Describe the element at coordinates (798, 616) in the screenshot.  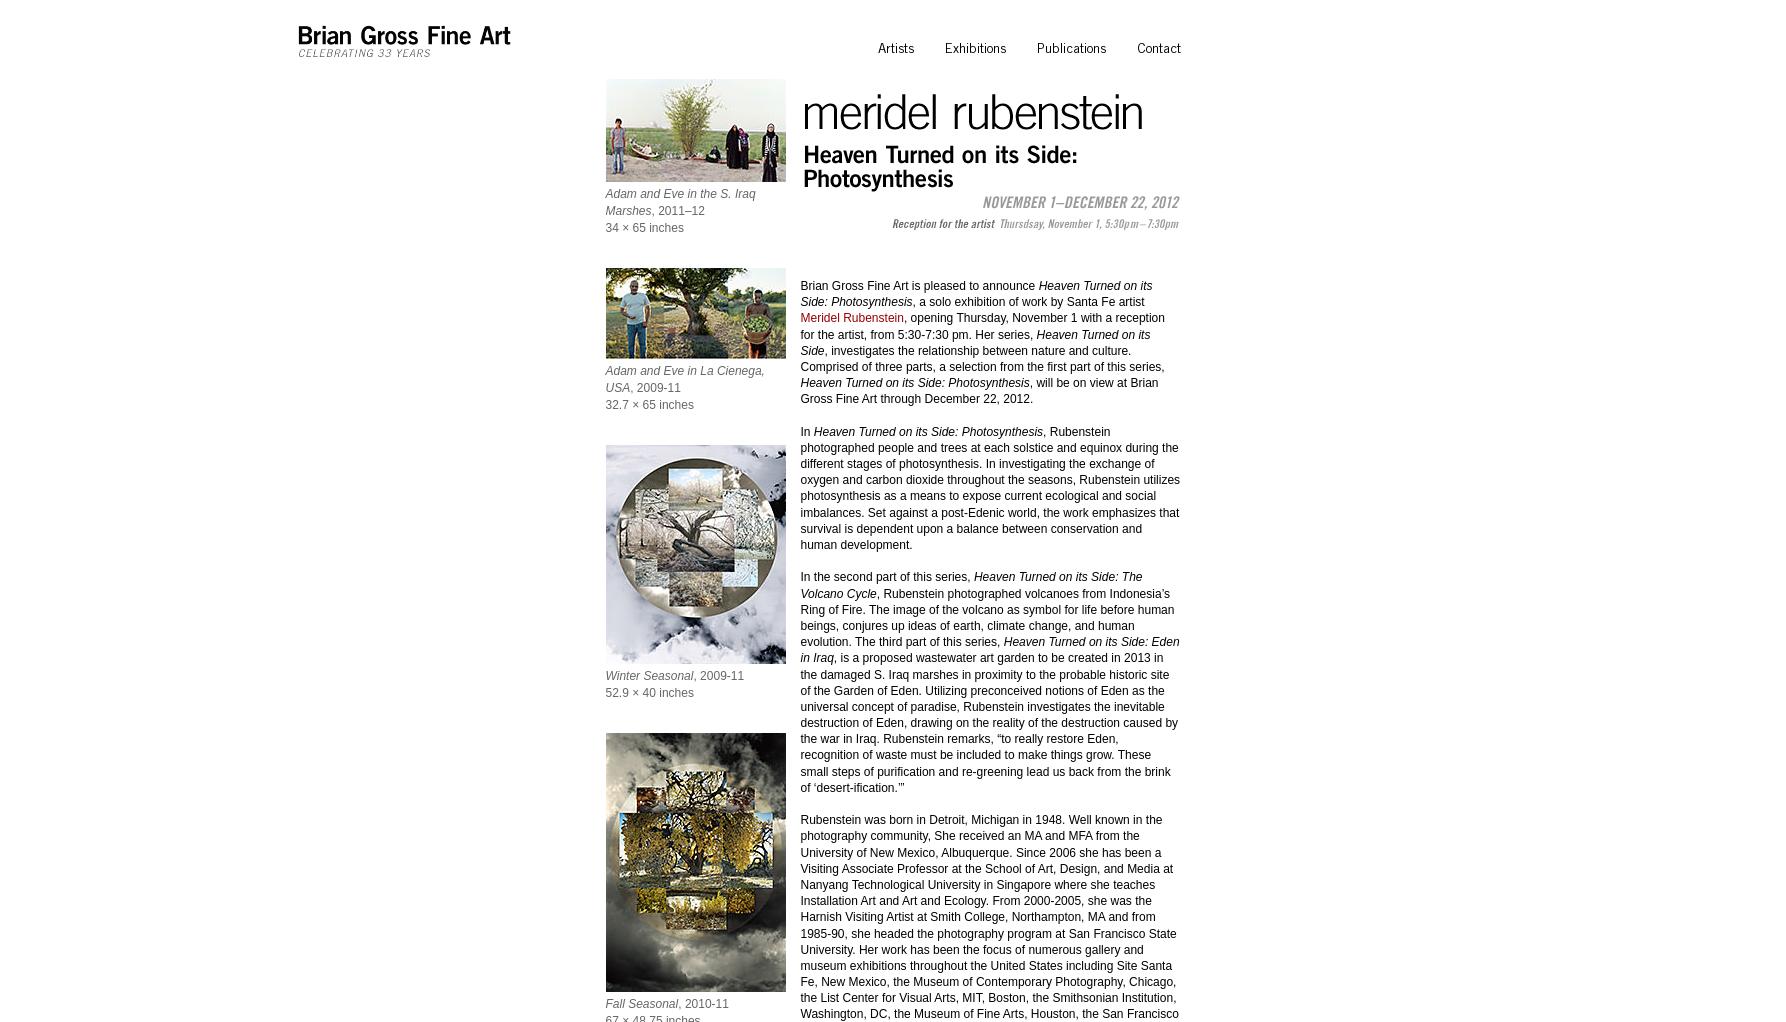
I see `', Rubenstein photographed volcanoes from Indonesia’s Ring of Fire. The image of the volcano as symbol for life before human beings, conjures up ideas of earth, climate change, and human evolution. The third part of this series,'` at that location.